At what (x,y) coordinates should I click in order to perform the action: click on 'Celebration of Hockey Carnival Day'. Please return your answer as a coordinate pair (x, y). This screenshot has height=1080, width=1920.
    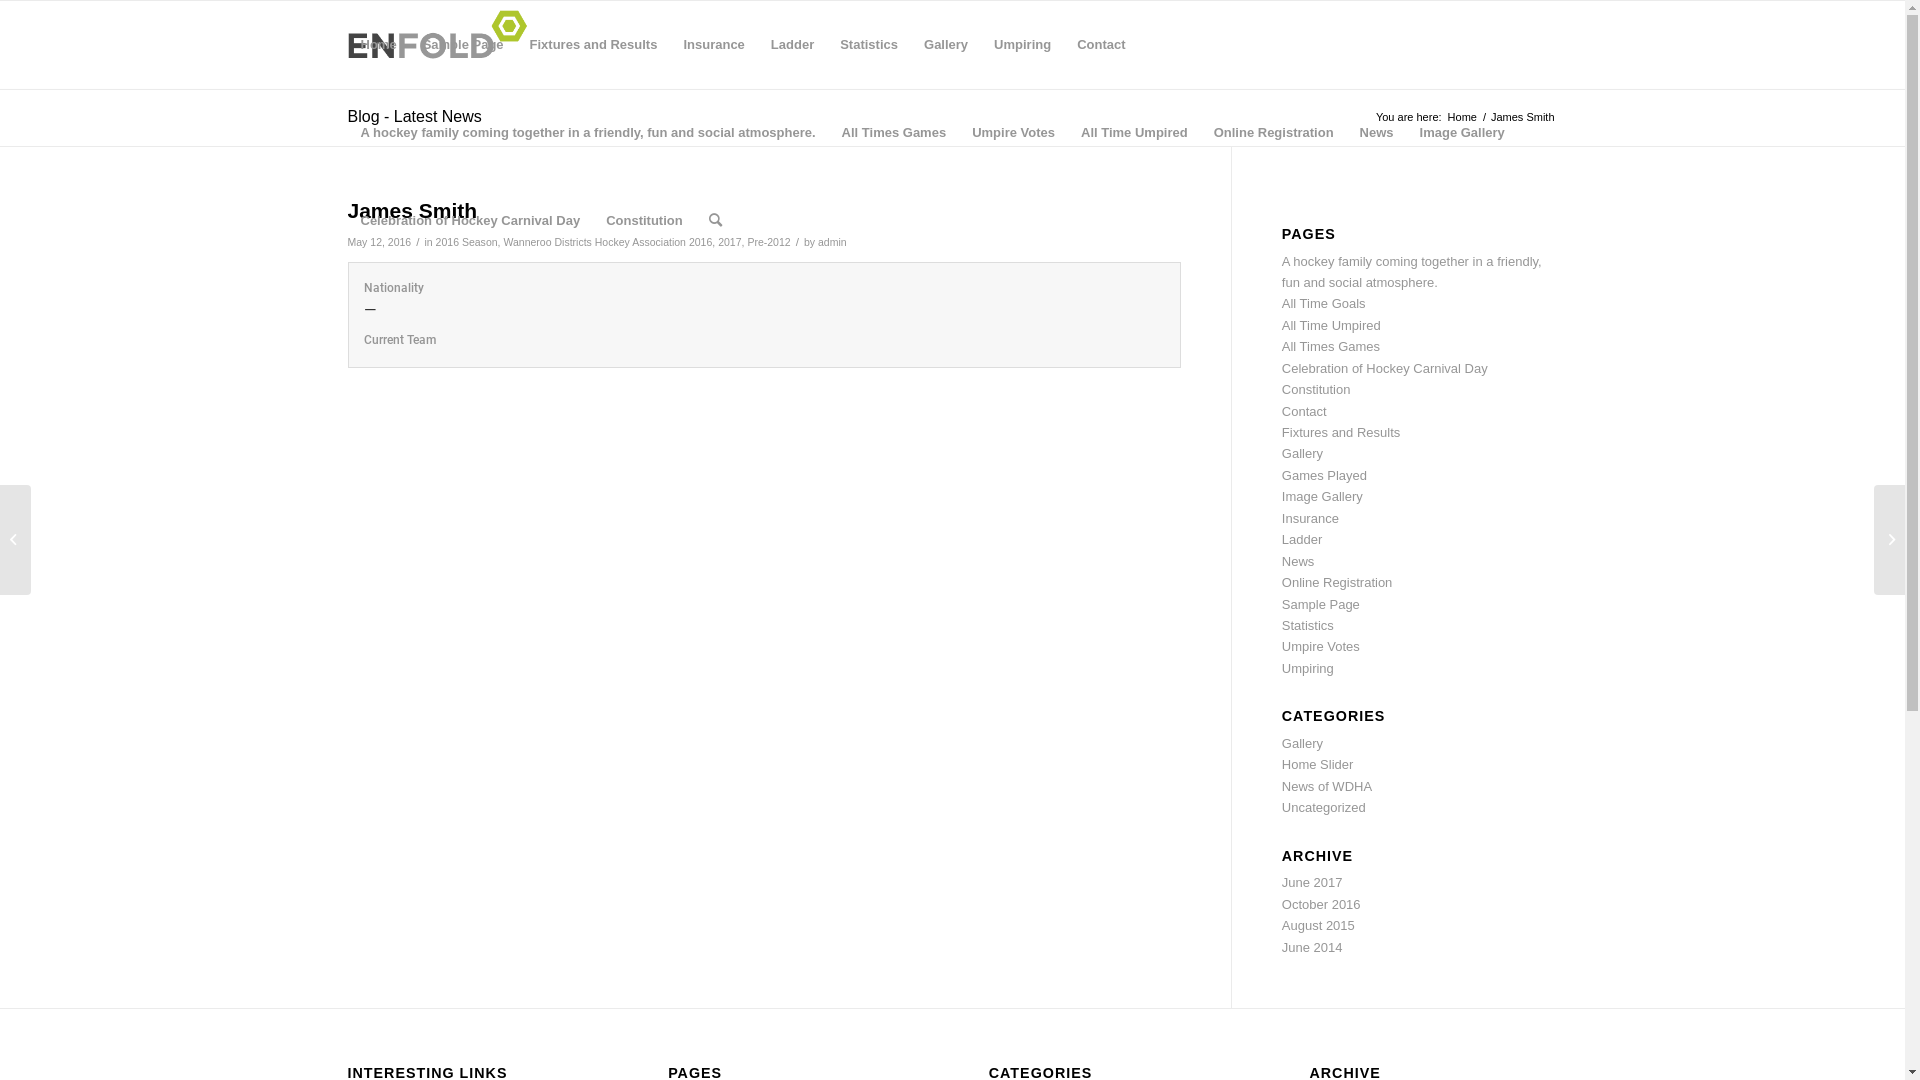
    Looking at the image, I should click on (469, 220).